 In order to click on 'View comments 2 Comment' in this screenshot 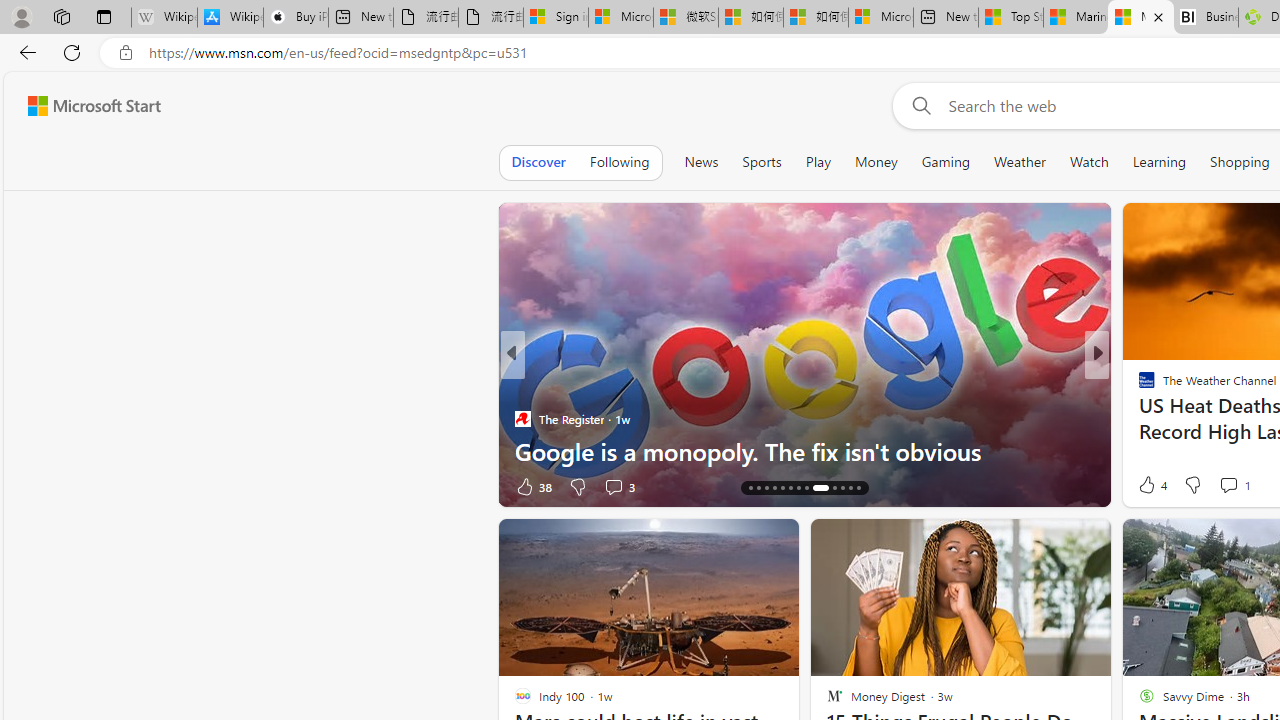, I will do `click(1234, 486)`.